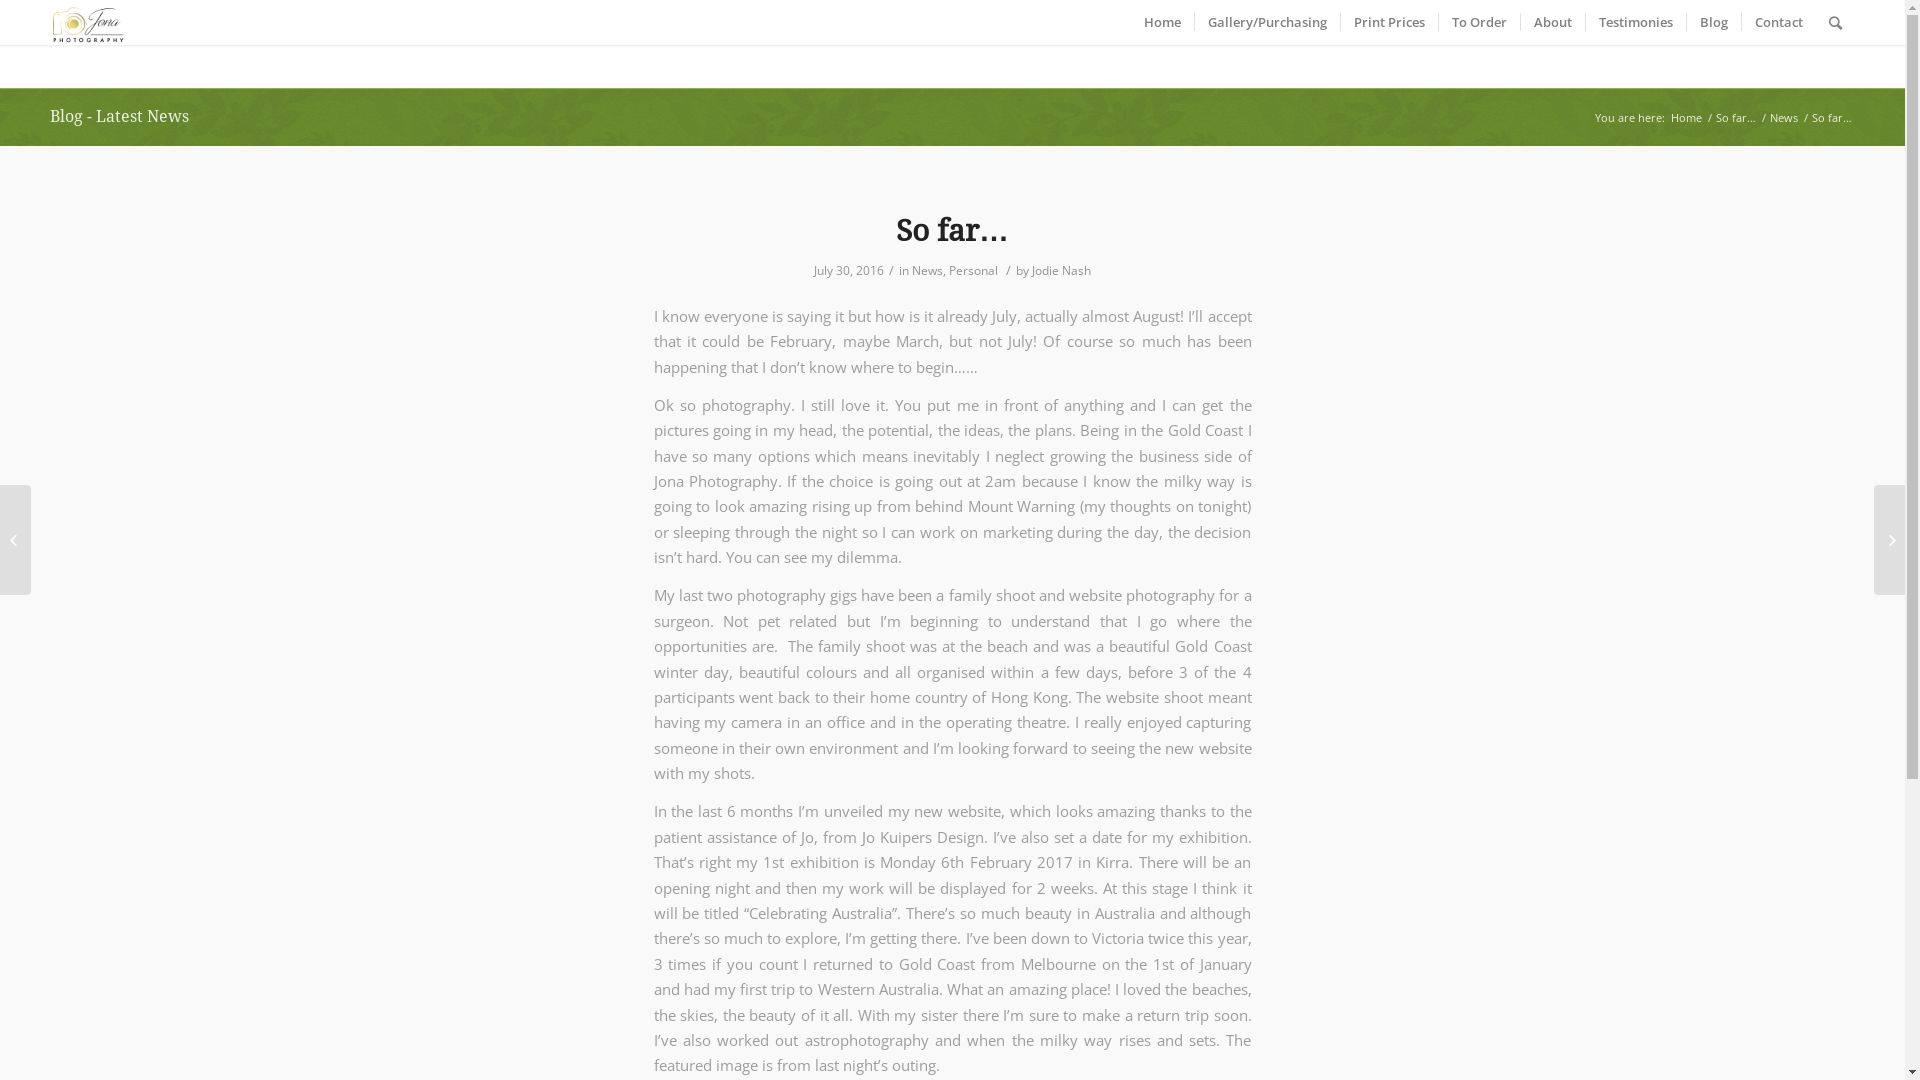 The image size is (1920, 1080). What do you see at coordinates (1784, 117) in the screenshot?
I see `'News'` at bounding box center [1784, 117].